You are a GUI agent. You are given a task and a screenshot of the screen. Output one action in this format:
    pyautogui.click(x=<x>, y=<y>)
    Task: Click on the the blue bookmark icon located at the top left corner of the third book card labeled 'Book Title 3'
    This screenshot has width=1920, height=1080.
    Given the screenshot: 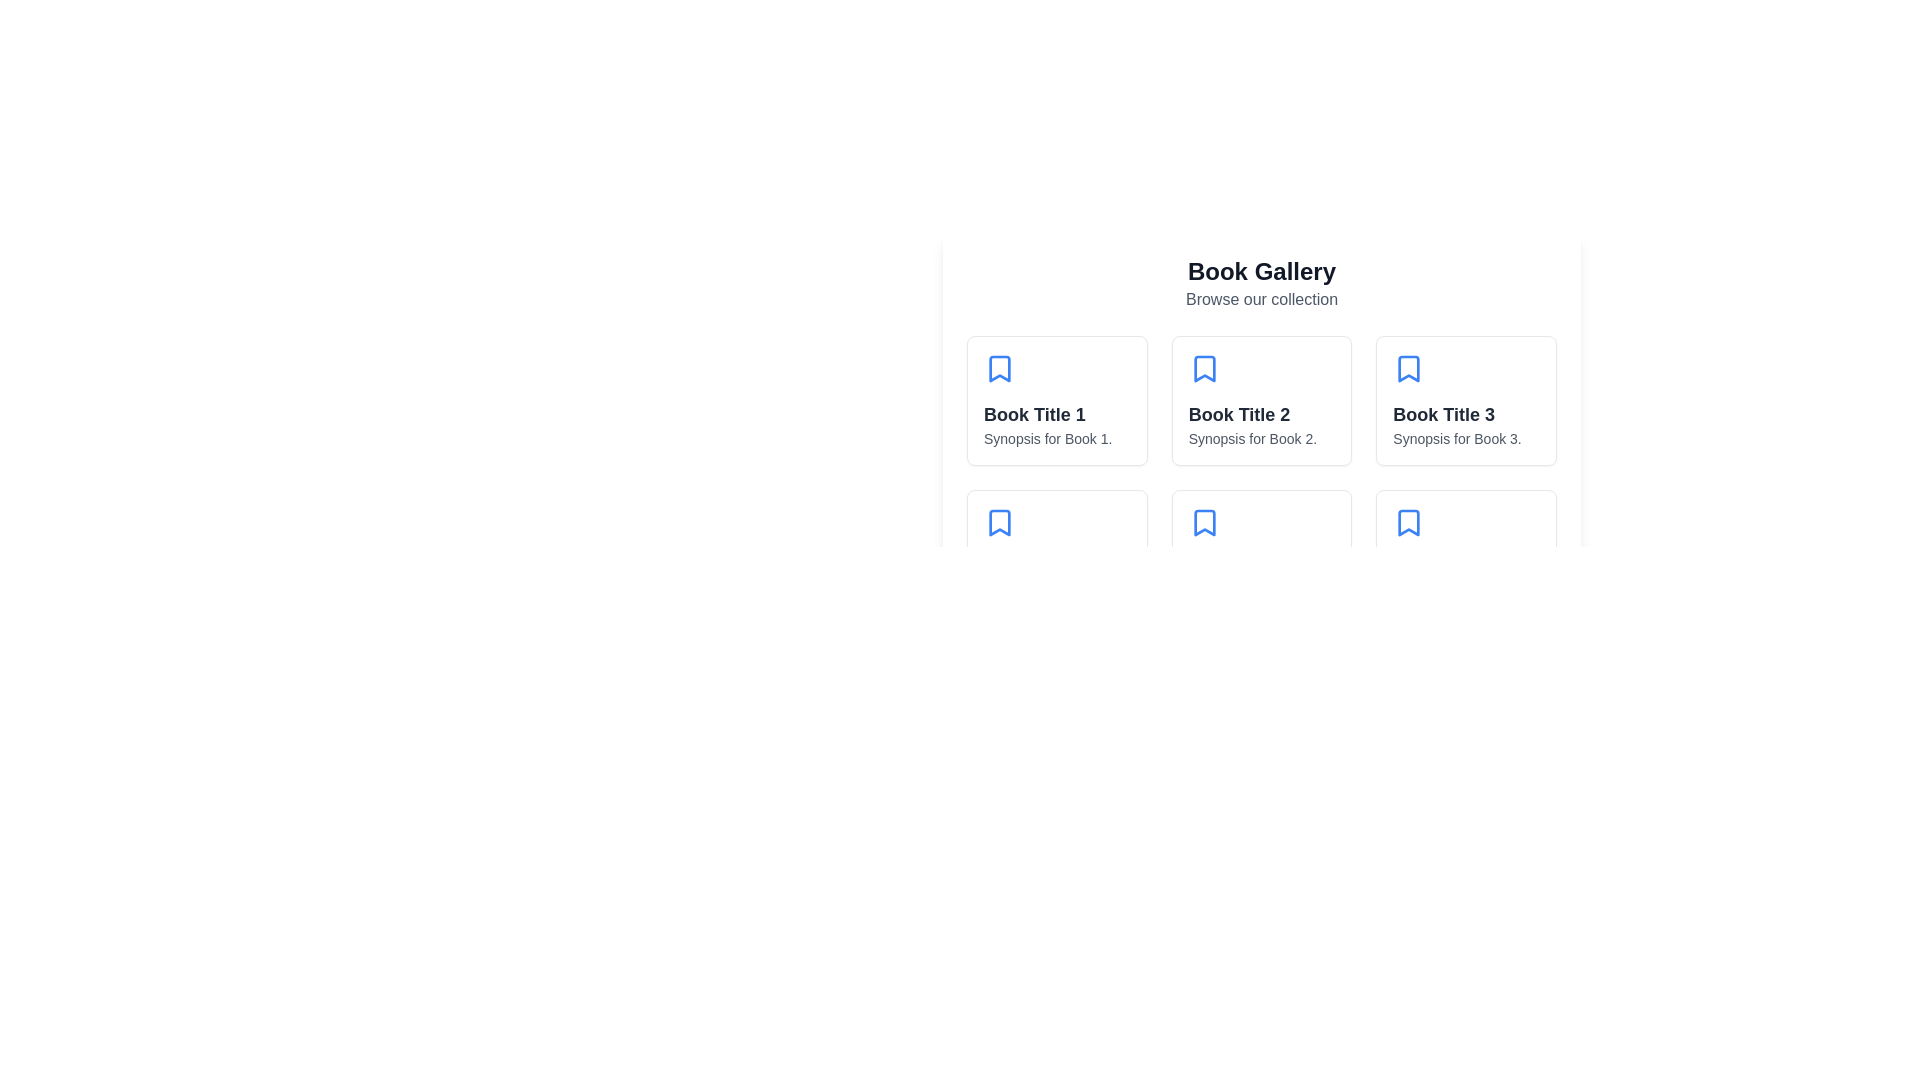 What is the action you would take?
    pyautogui.click(x=1408, y=369)
    